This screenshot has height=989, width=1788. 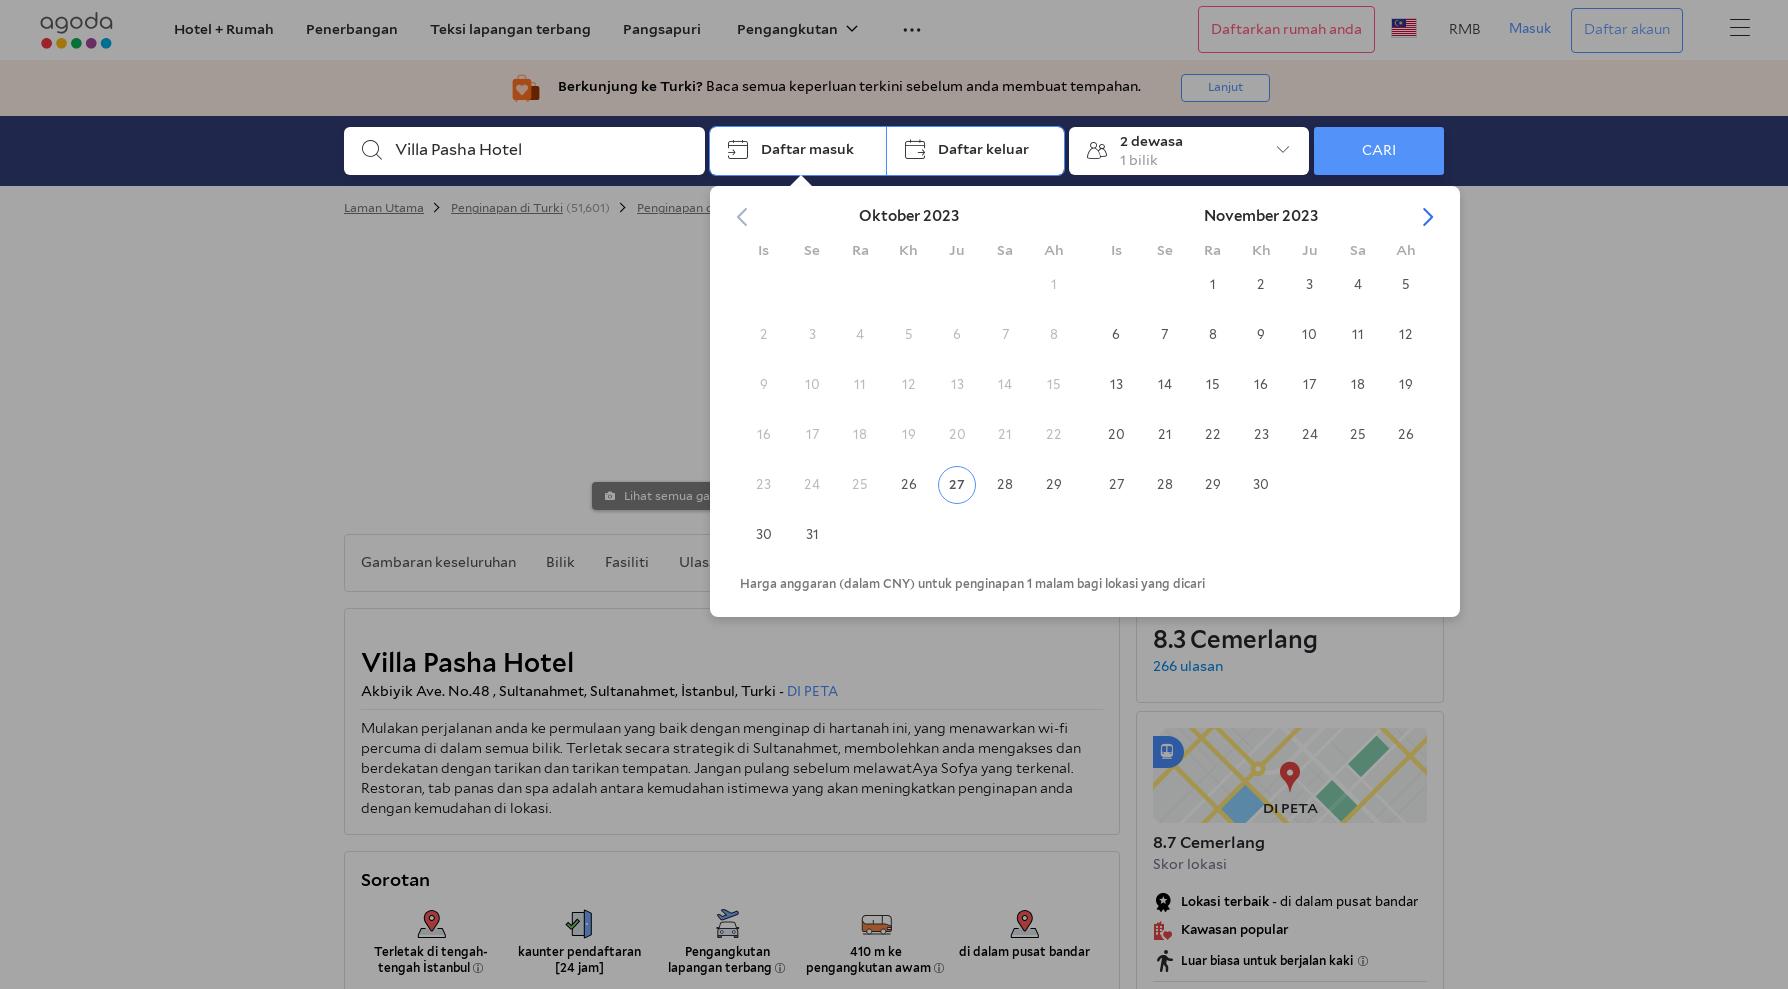 What do you see at coordinates (922, 86) in the screenshot?
I see `'Baca semua keperluan terkini sebelum anda membuat tempahan.'` at bounding box center [922, 86].